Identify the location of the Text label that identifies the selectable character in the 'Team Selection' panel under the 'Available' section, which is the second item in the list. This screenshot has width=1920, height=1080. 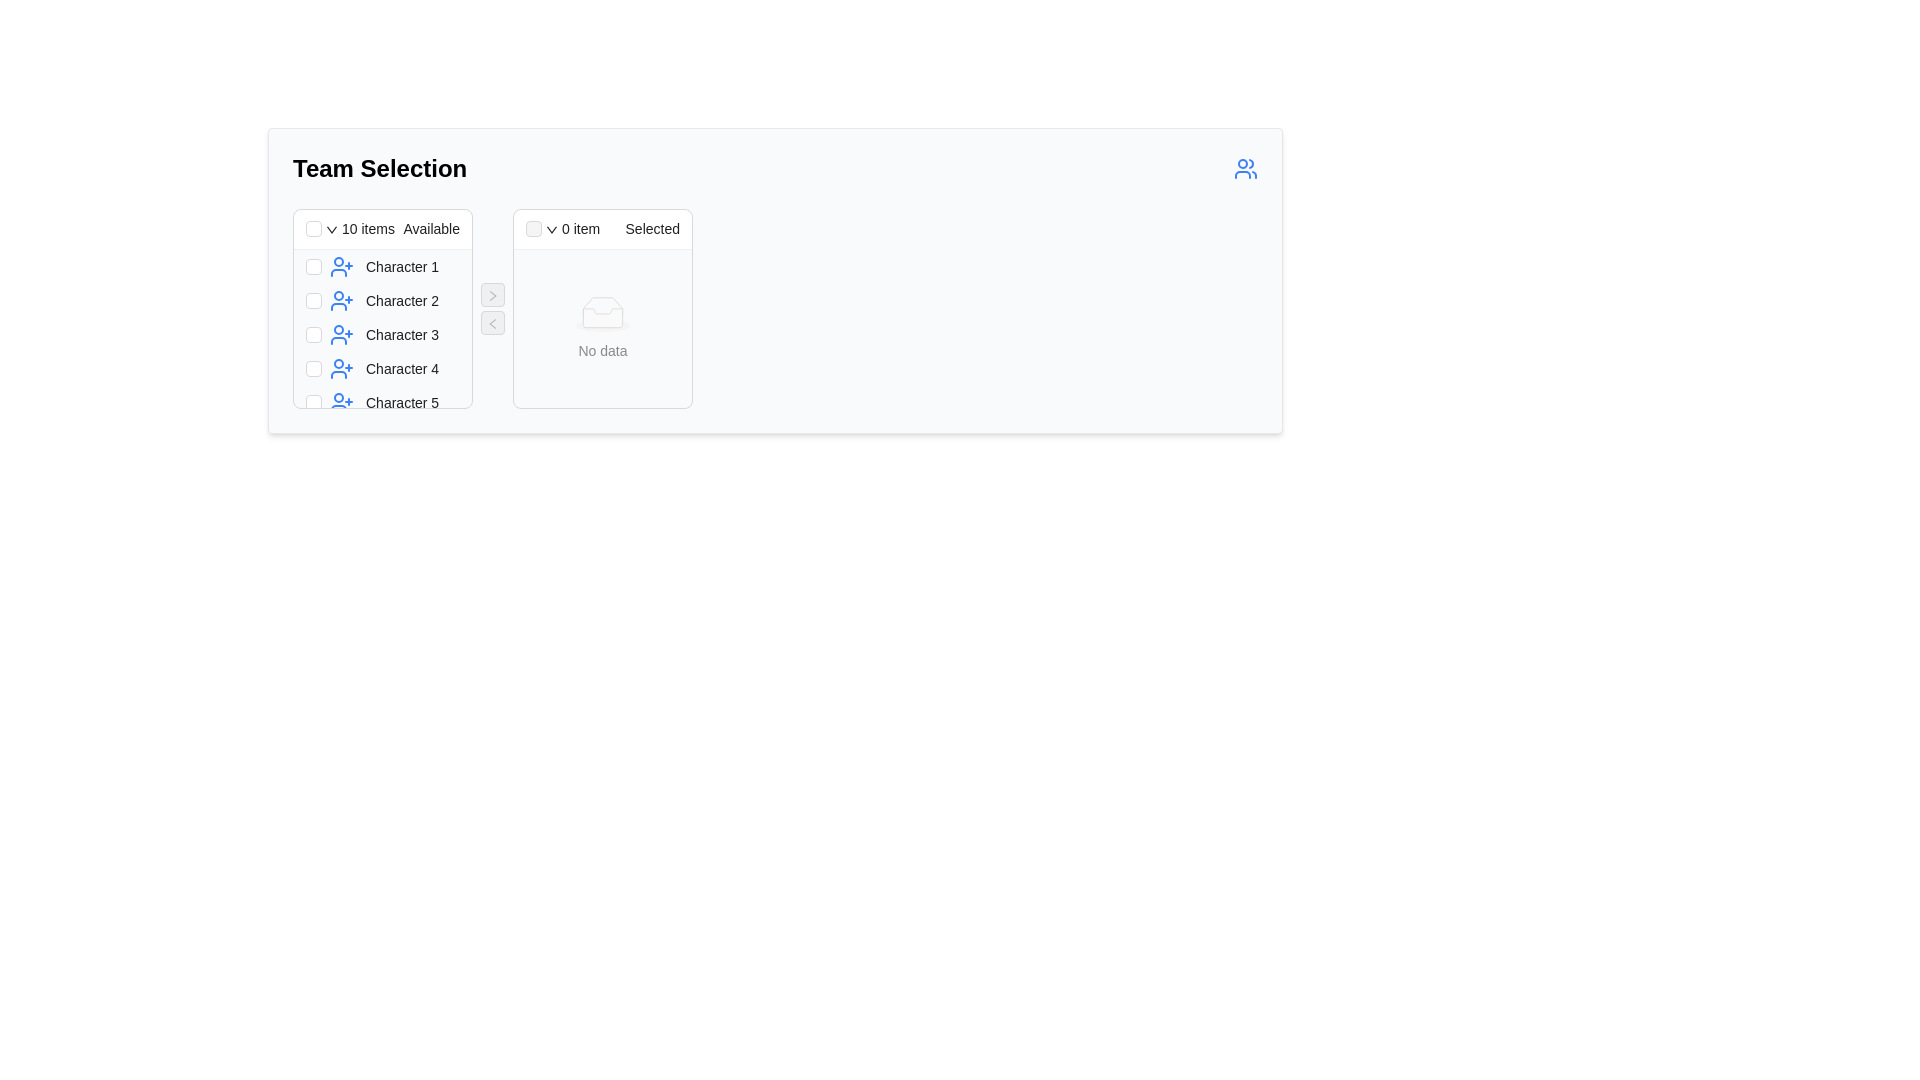
(401, 300).